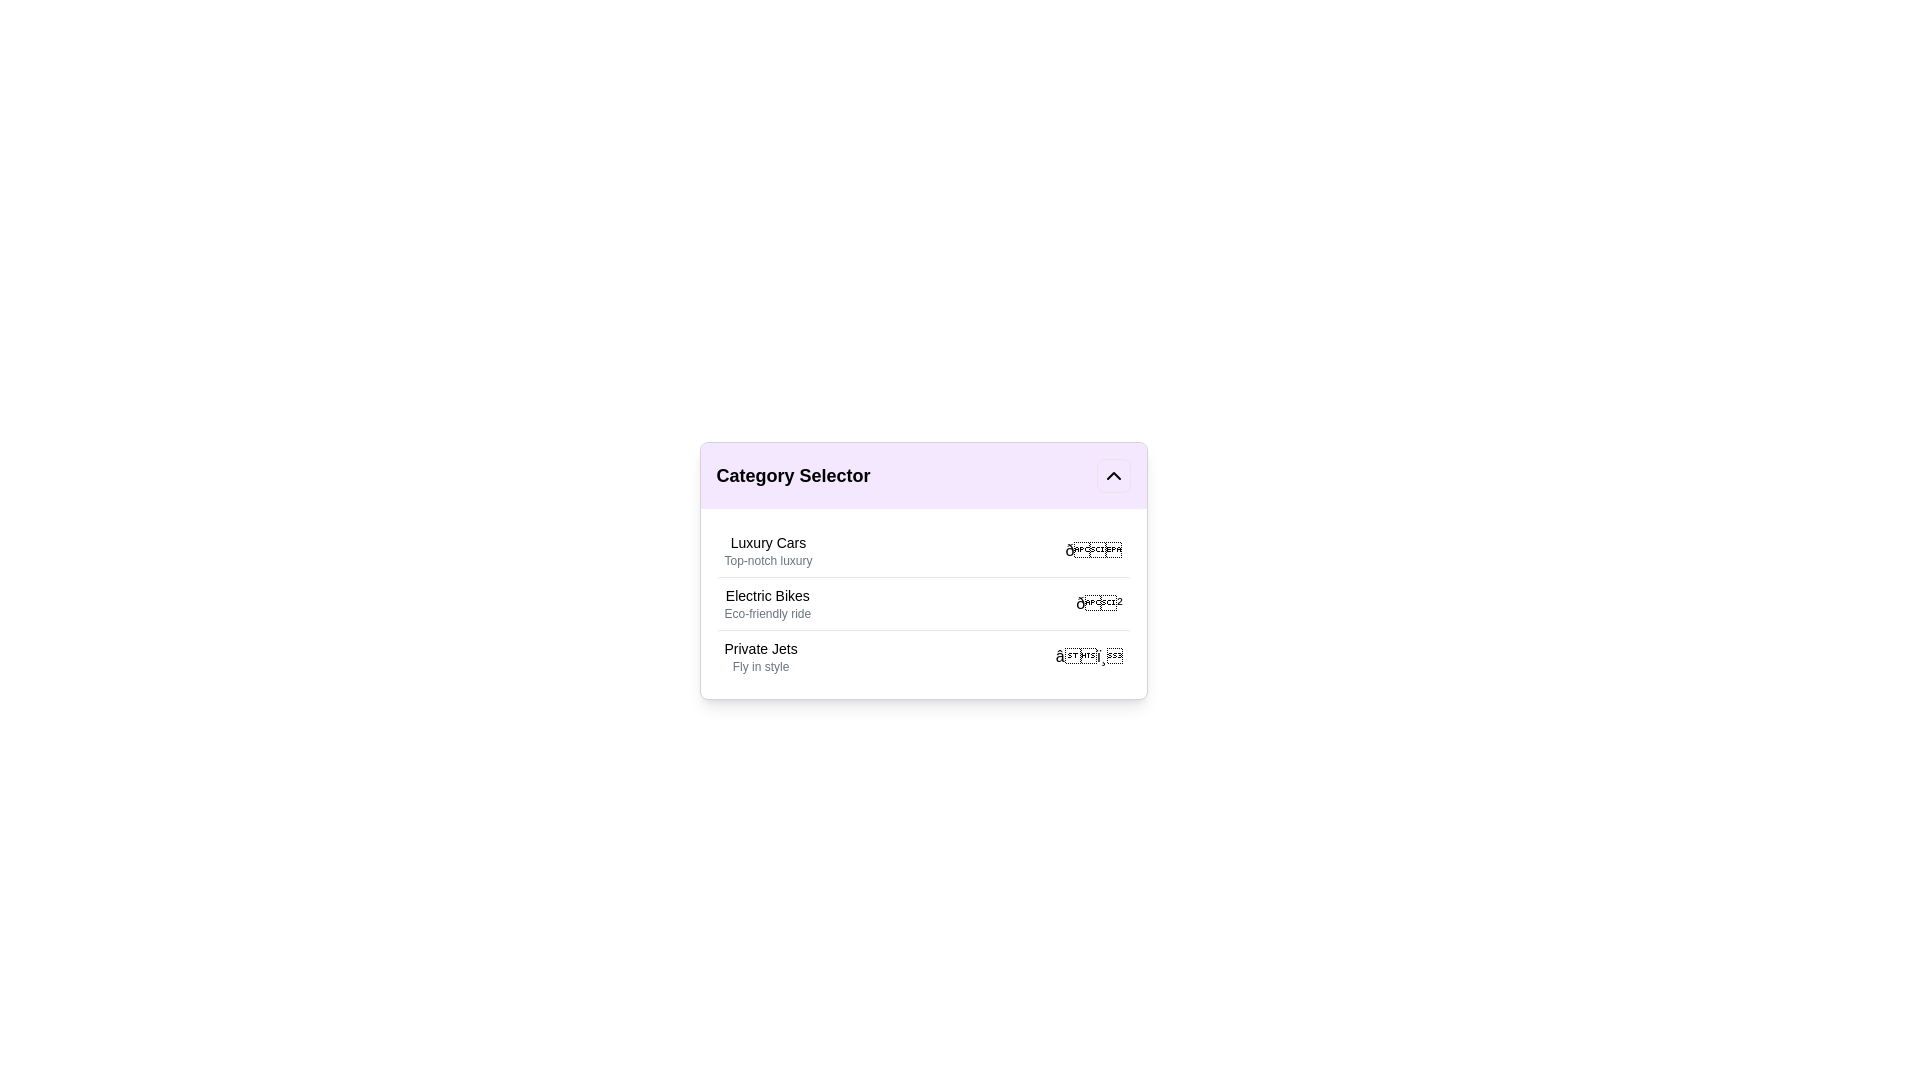  What do you see at coordinates (766, 603) in the screenshot?
I see `the 'Electric Bikes' text label in the dropdown menu` at bounding box center [766, 603].